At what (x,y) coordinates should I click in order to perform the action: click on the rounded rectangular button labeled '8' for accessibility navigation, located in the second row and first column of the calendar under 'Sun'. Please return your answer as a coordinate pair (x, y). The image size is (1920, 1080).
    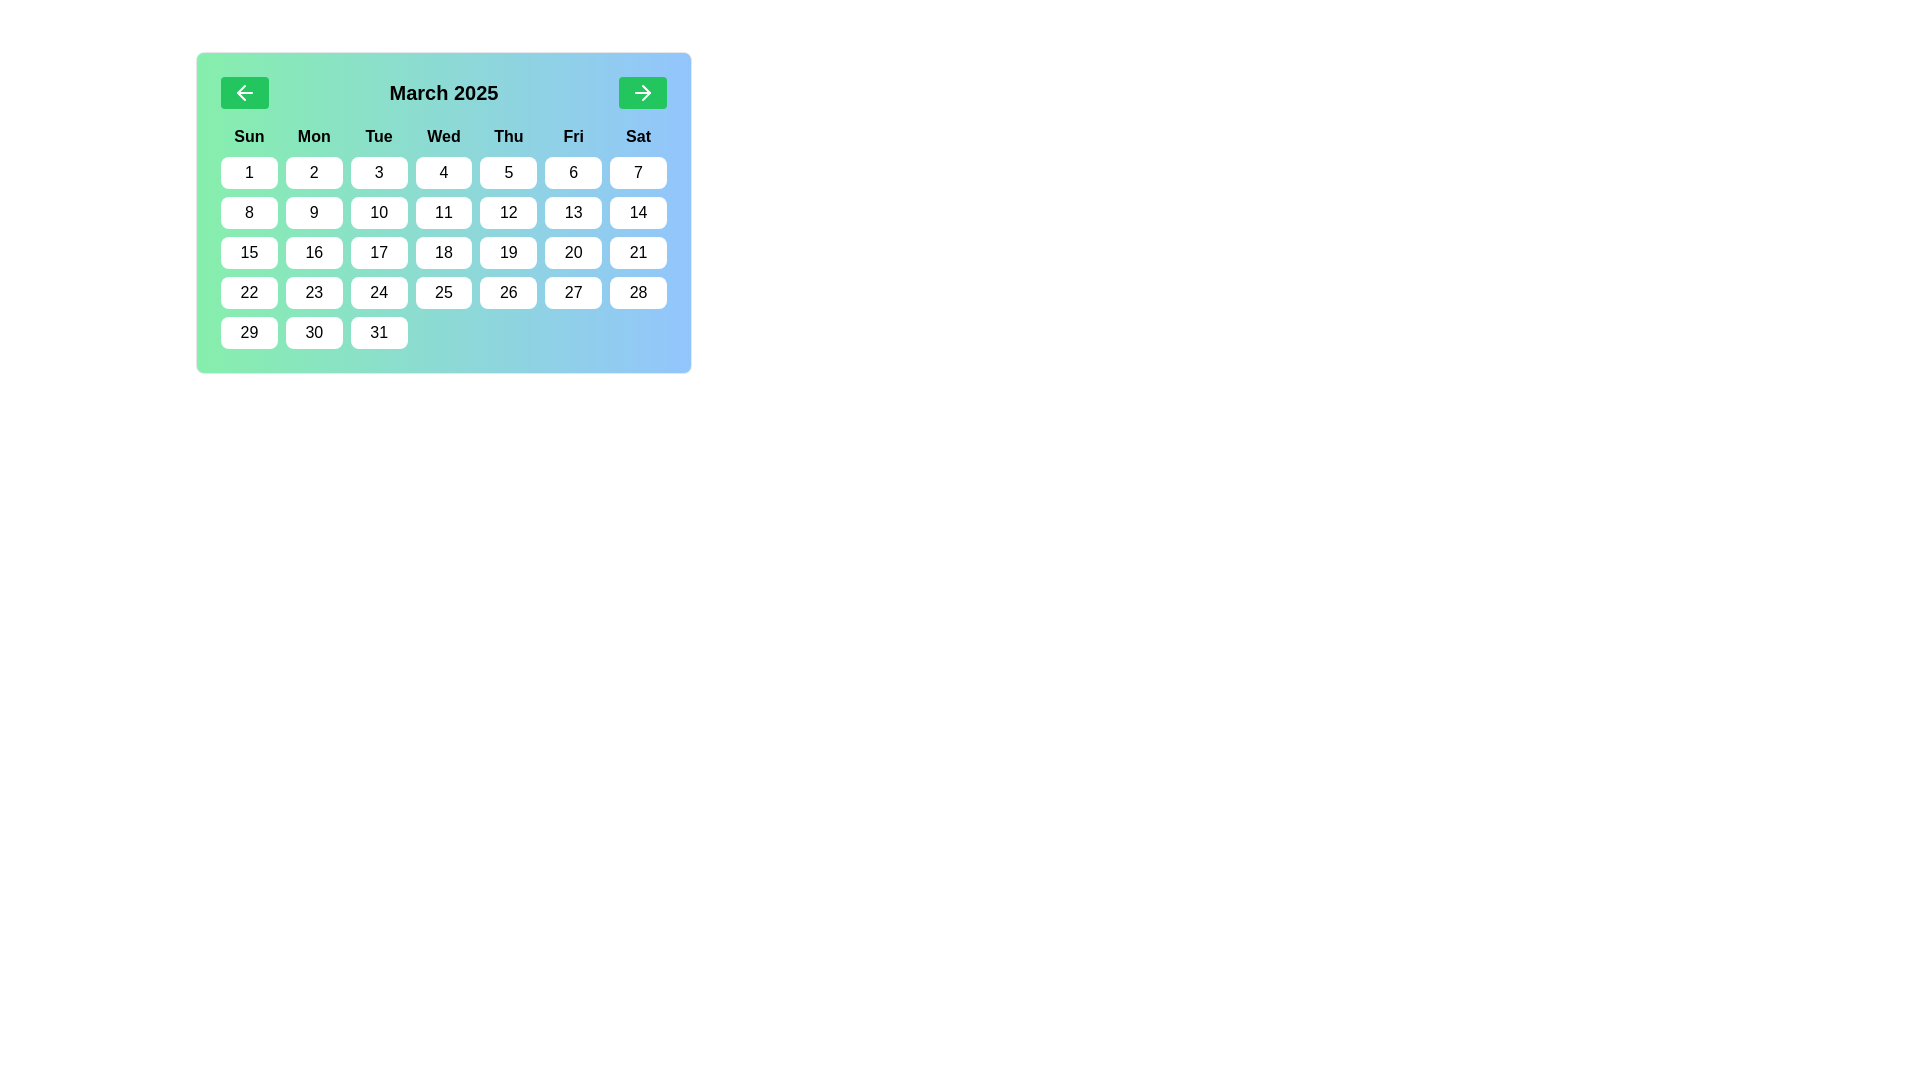
    Looking at the image, I should click on (248, 212).